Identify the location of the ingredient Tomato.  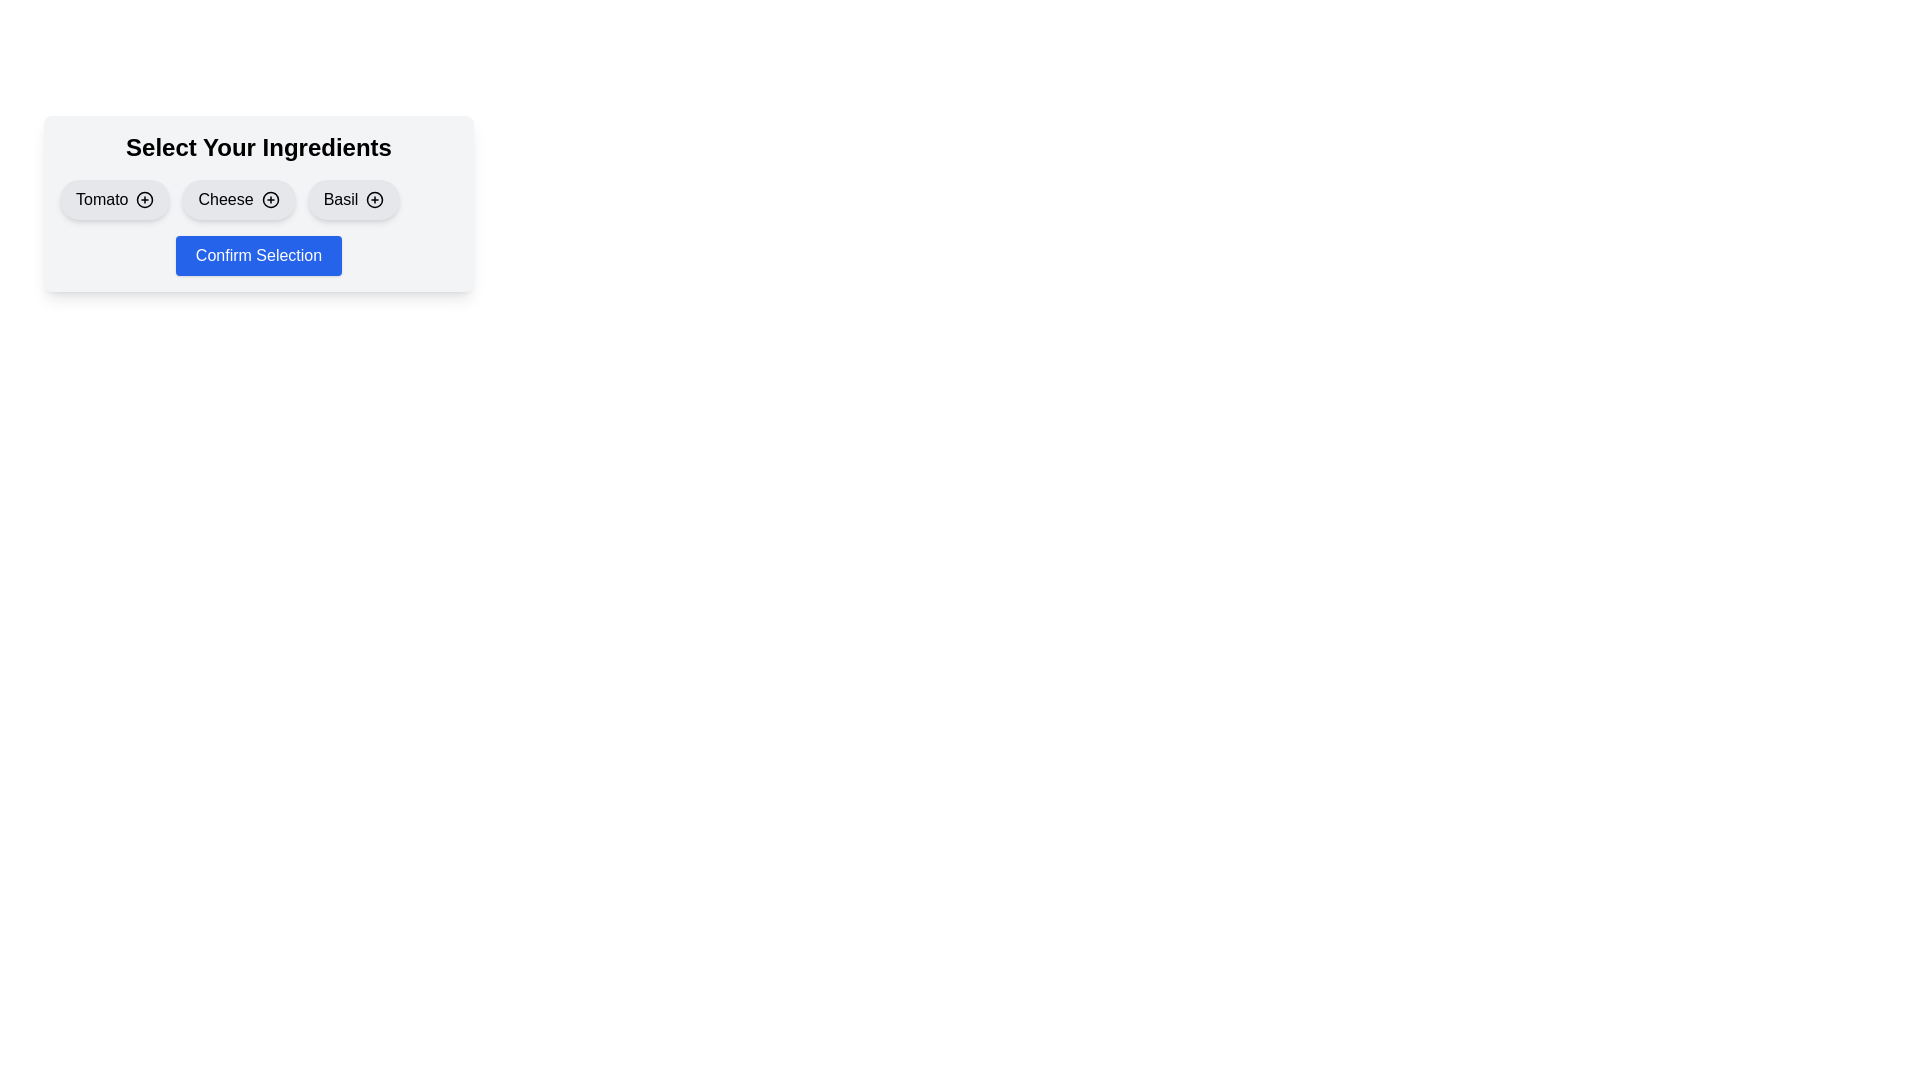
(114, 200).